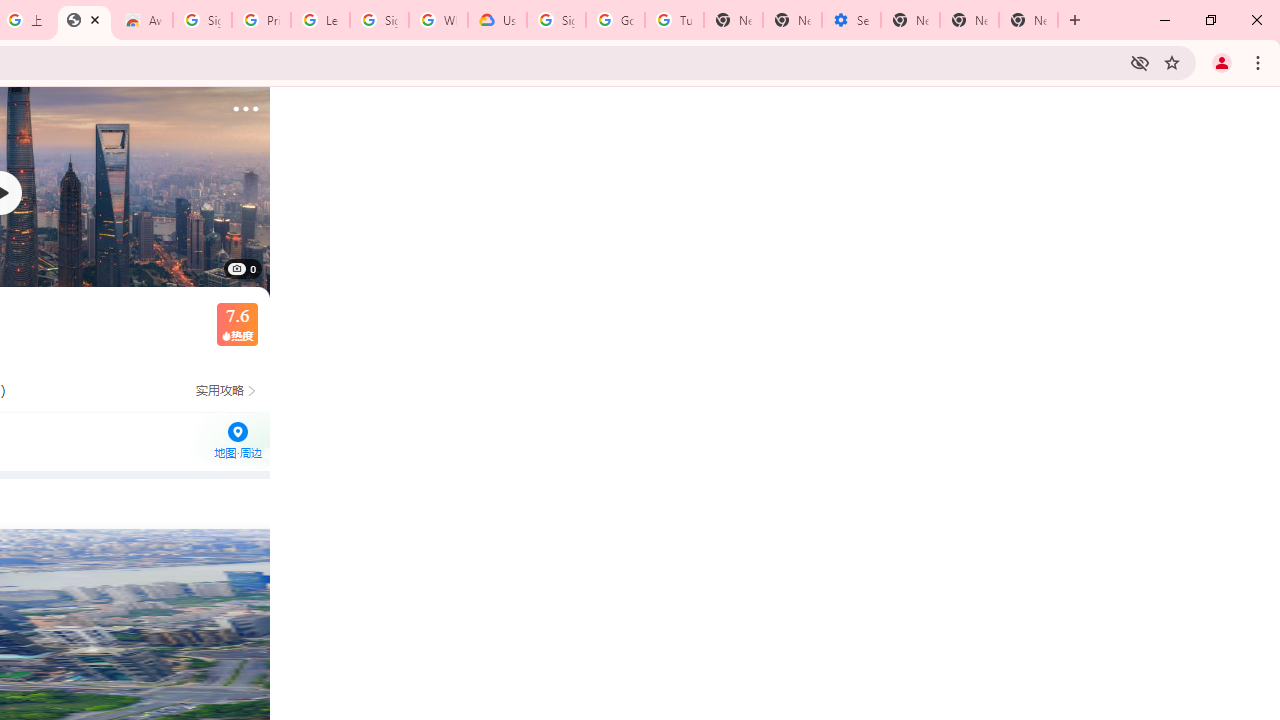 This screenshot has width=1280, height=720. I want to click on 'Awesome Screen Recorder & Screenshot - Chrome Web Store', so click(142, 20).